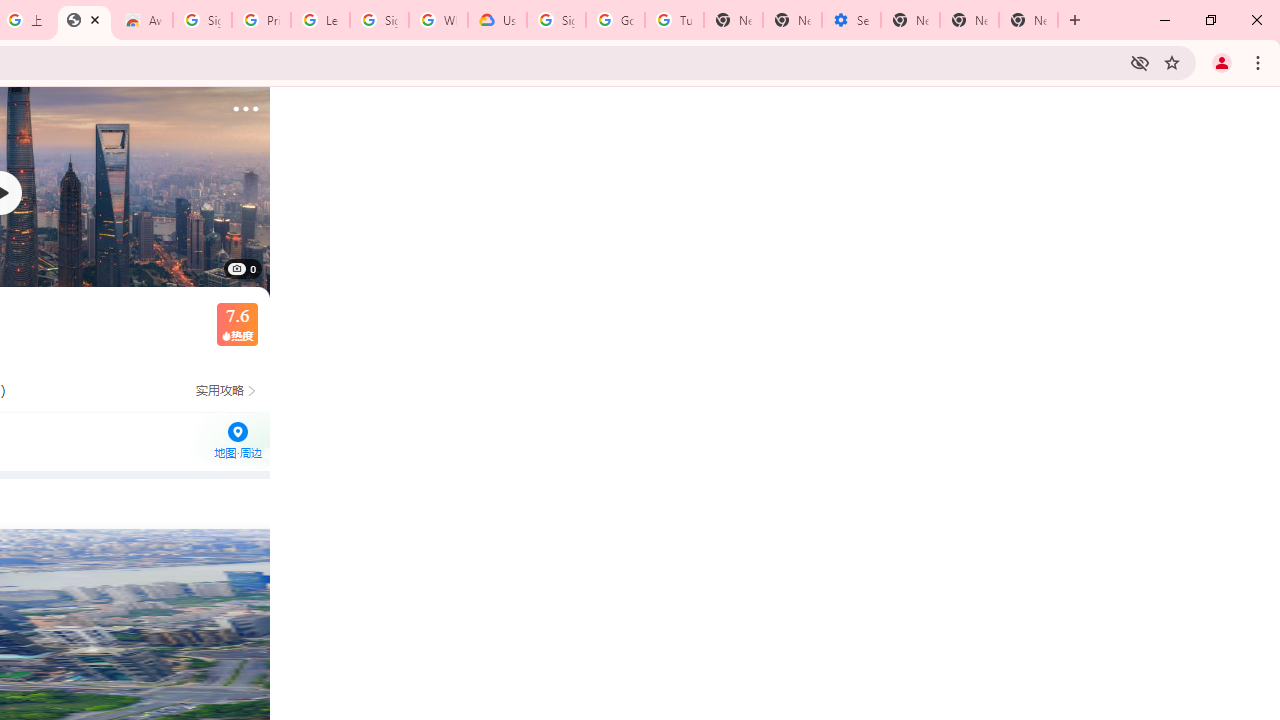 This screenshot has width=1280, height=720. I want to click on 'Awesome Screen Recorder & Screenshot - Chrome Web Store', so click(142, 20).